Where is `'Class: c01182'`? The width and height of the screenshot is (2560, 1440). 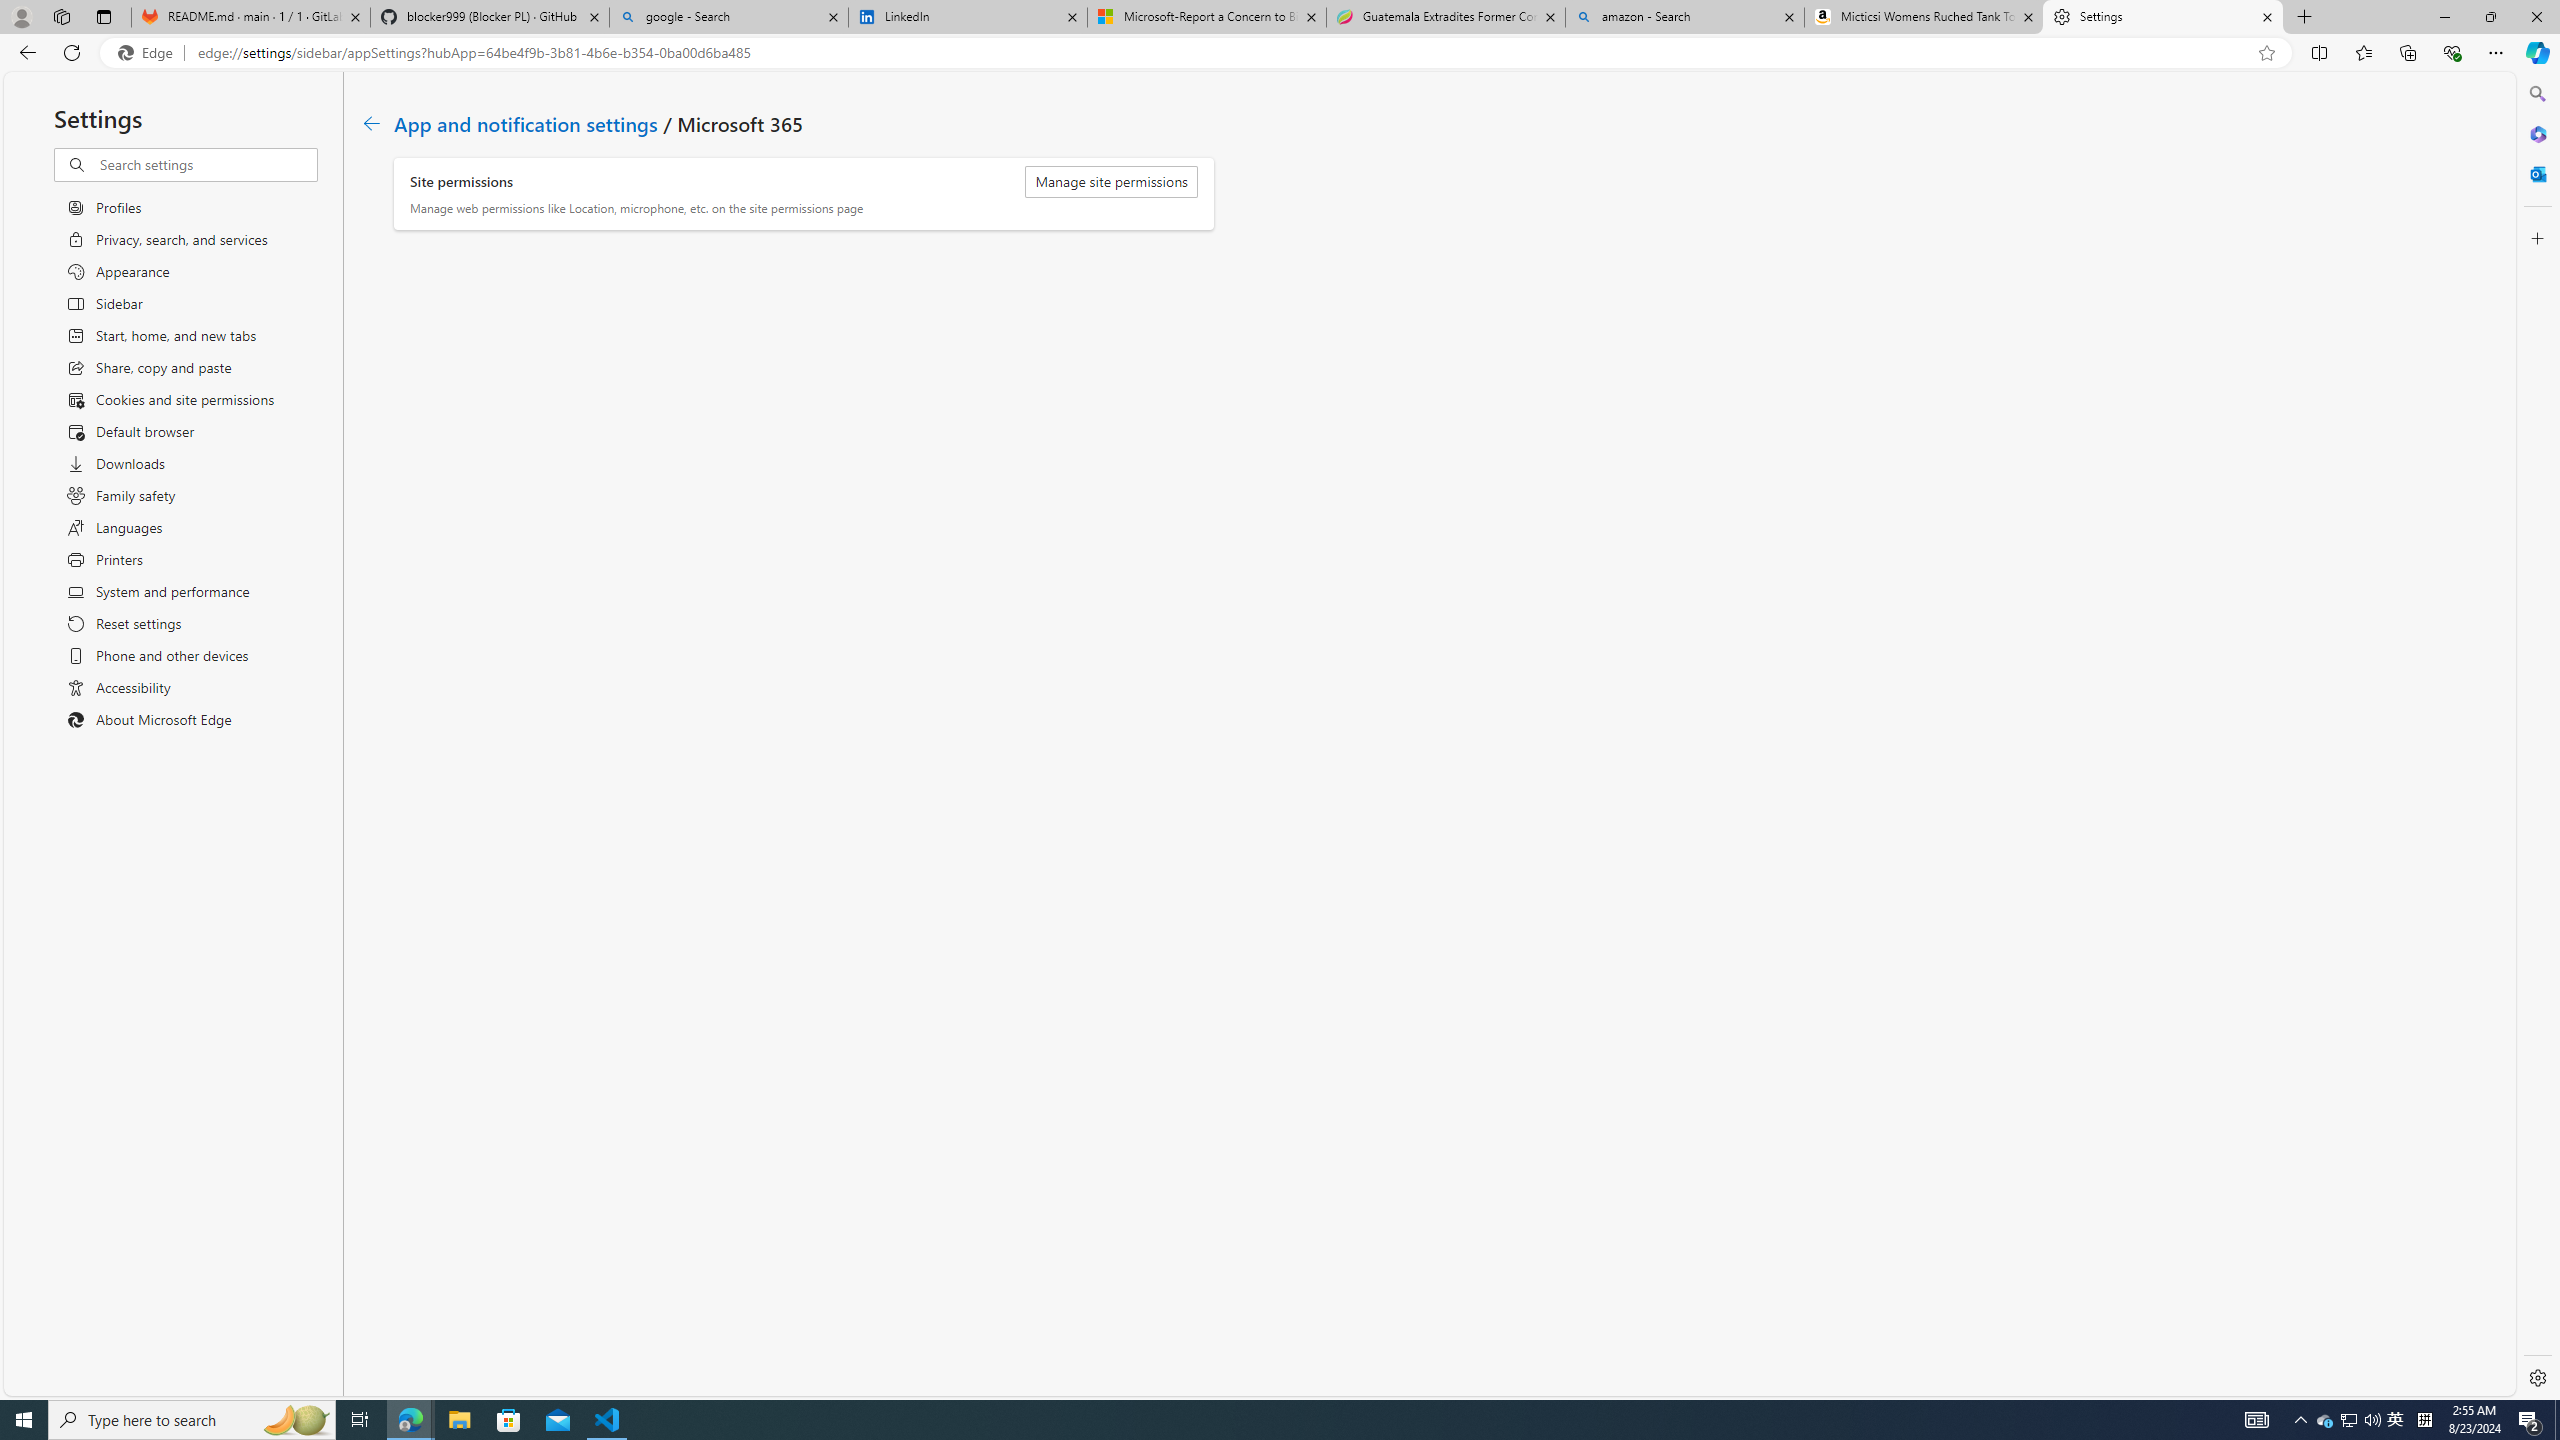 'Class: c01182' is located at coordinates (370, 122).